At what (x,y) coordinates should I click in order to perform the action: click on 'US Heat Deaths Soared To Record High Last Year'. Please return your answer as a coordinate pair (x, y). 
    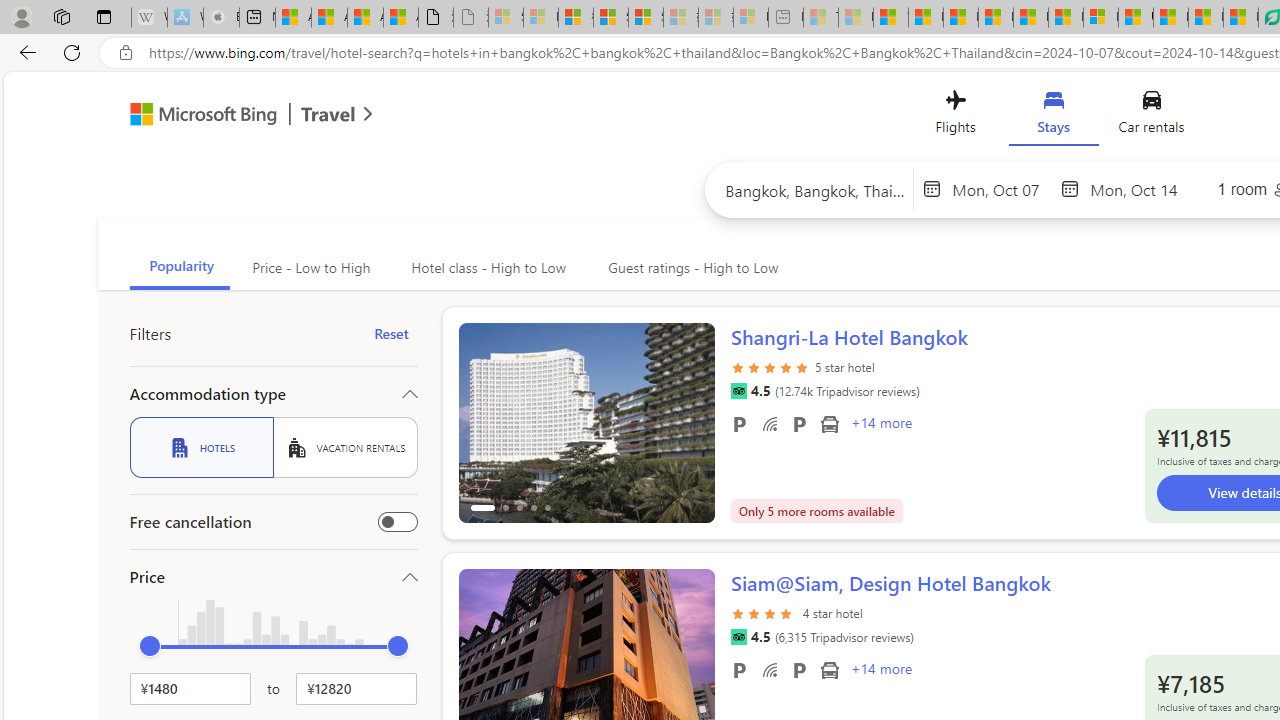
    Looking at the image, I should click on (1136, 17).